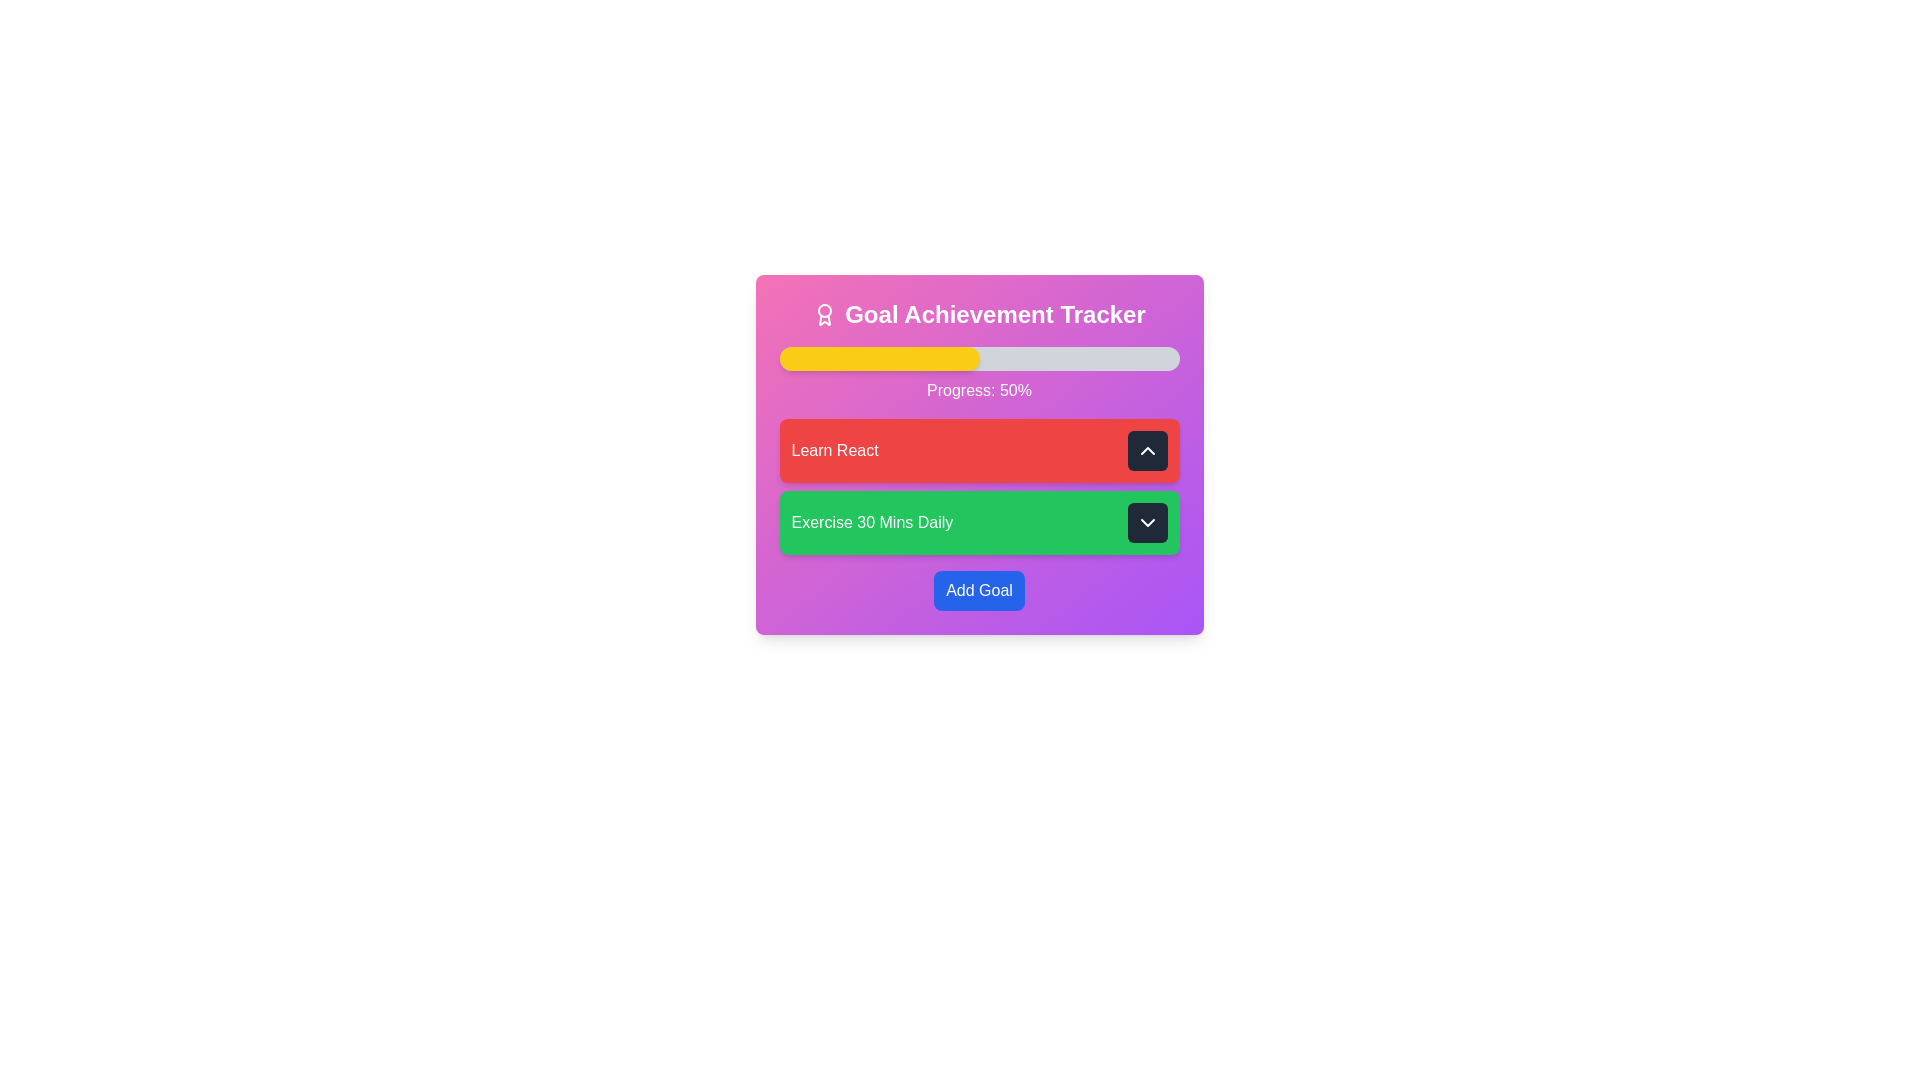  What do you see at coordinates (825, 311) in the screenshot?
I see `the central circle in the SVG graphic of the 'Goal Achievement Tracker' application panel` at bounding box center [825, 311].